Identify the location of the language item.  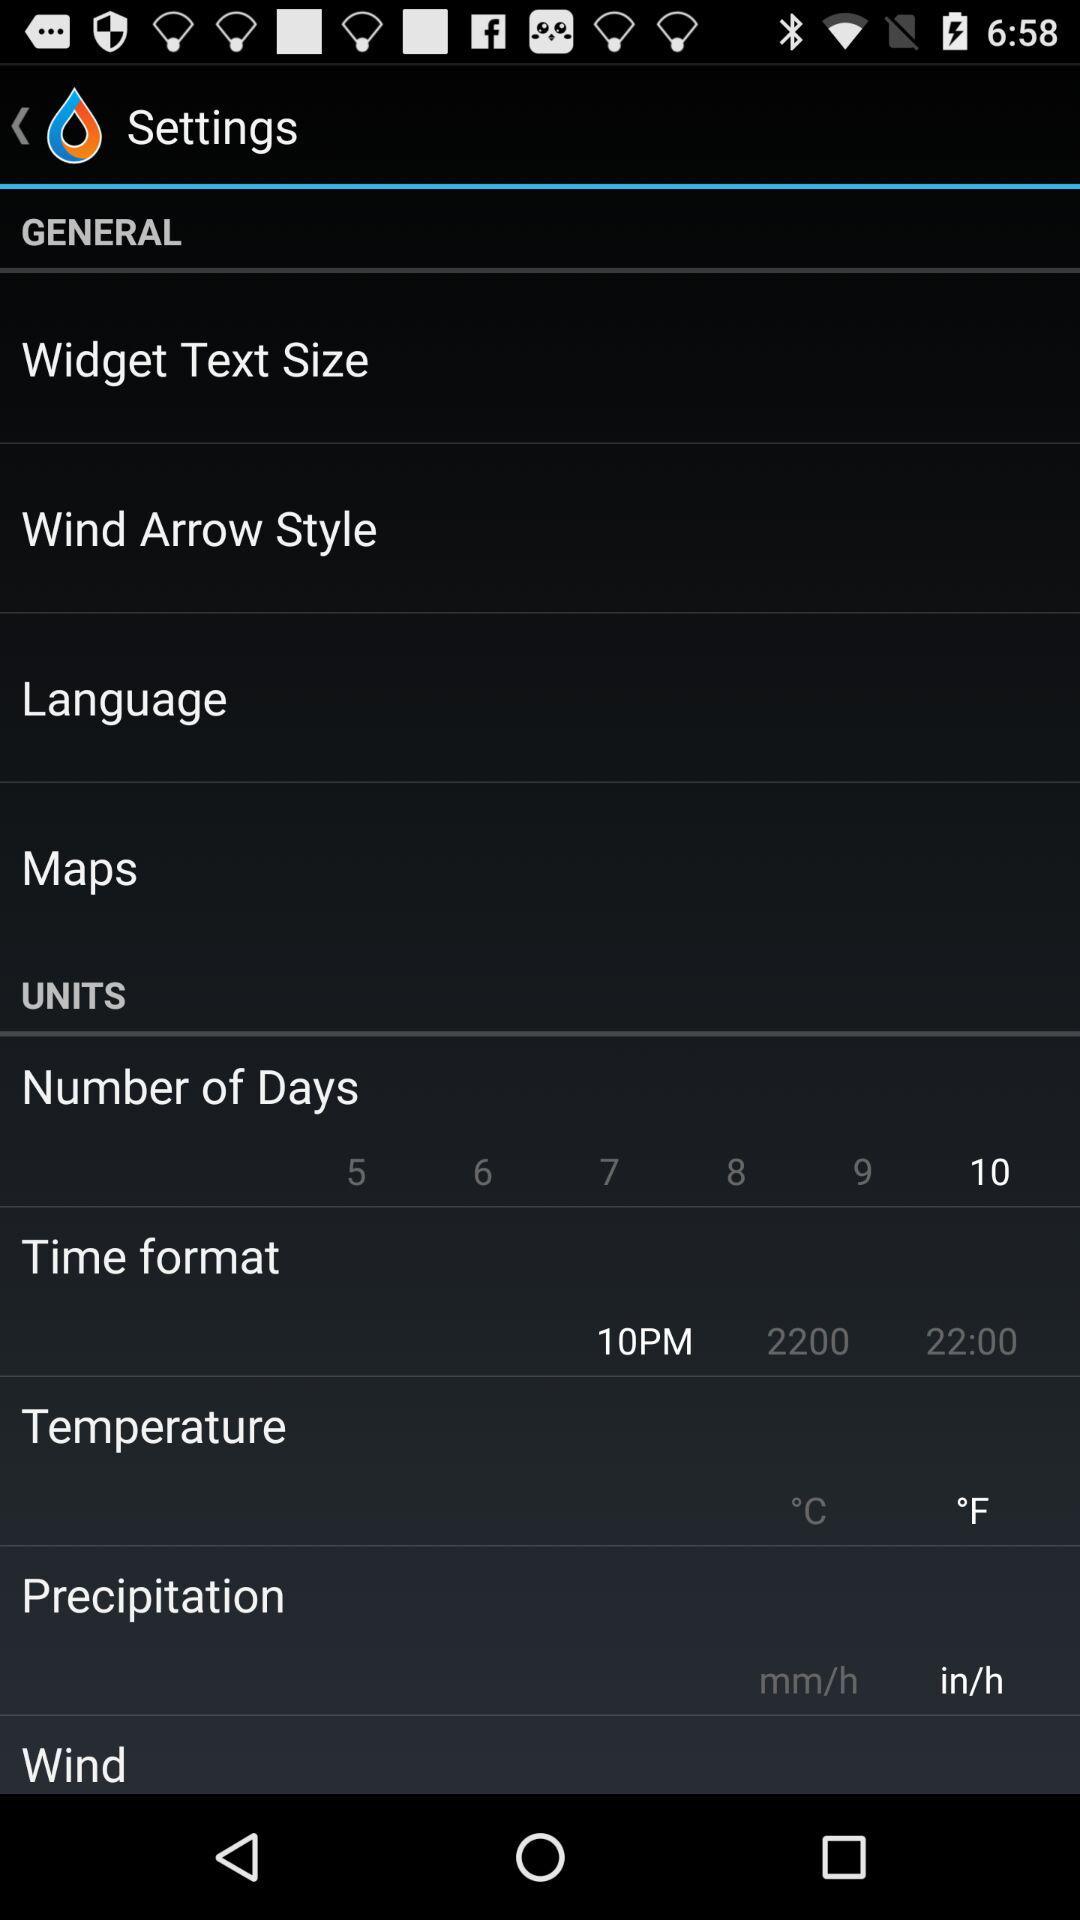
(124, 697).